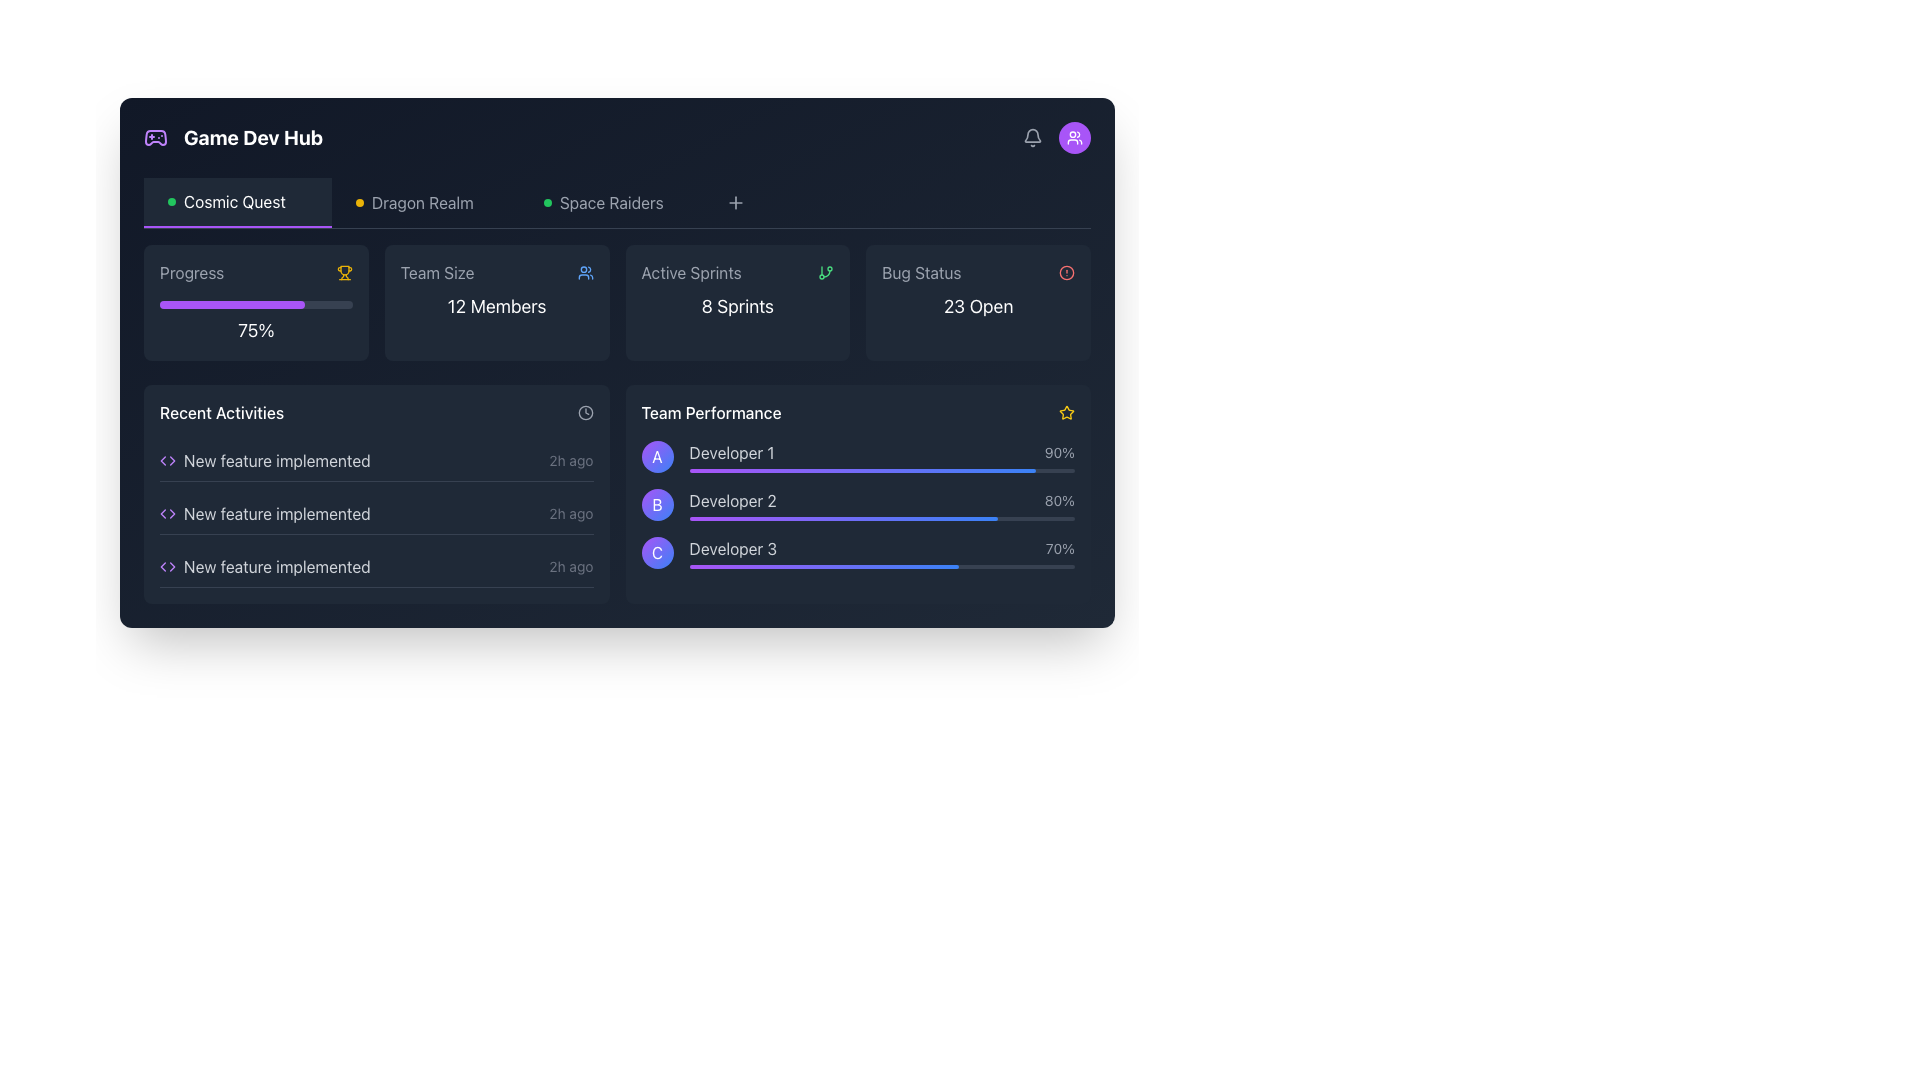 The width and height of the screenshot is (1920, 1080). What do you see at coordinates (376, 461) in the screenshot?
I see `the topmost list item` at bounding box center [376, 461].